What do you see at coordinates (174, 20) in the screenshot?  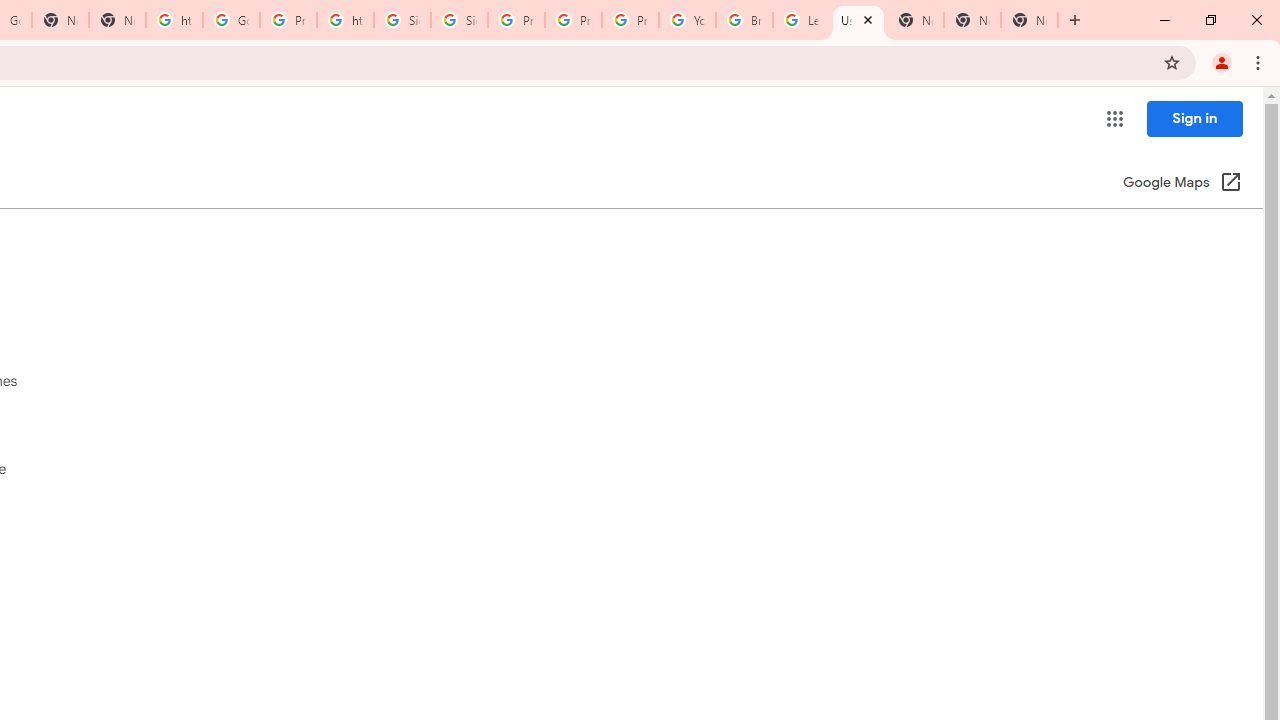 I see `'https://scholar.google.com/'` at bounding box center [174, 20].